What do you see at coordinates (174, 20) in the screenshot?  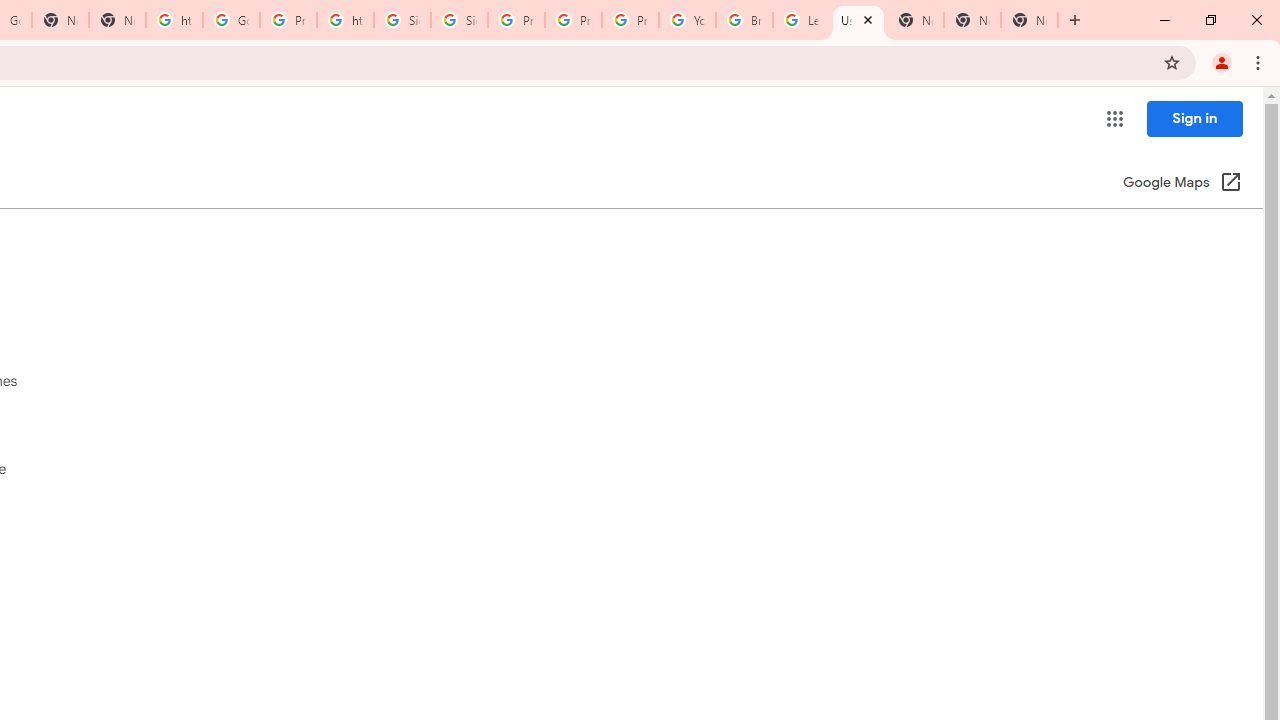 I see `'https://scholar.google.com/'` at bounding box center [174, 20].